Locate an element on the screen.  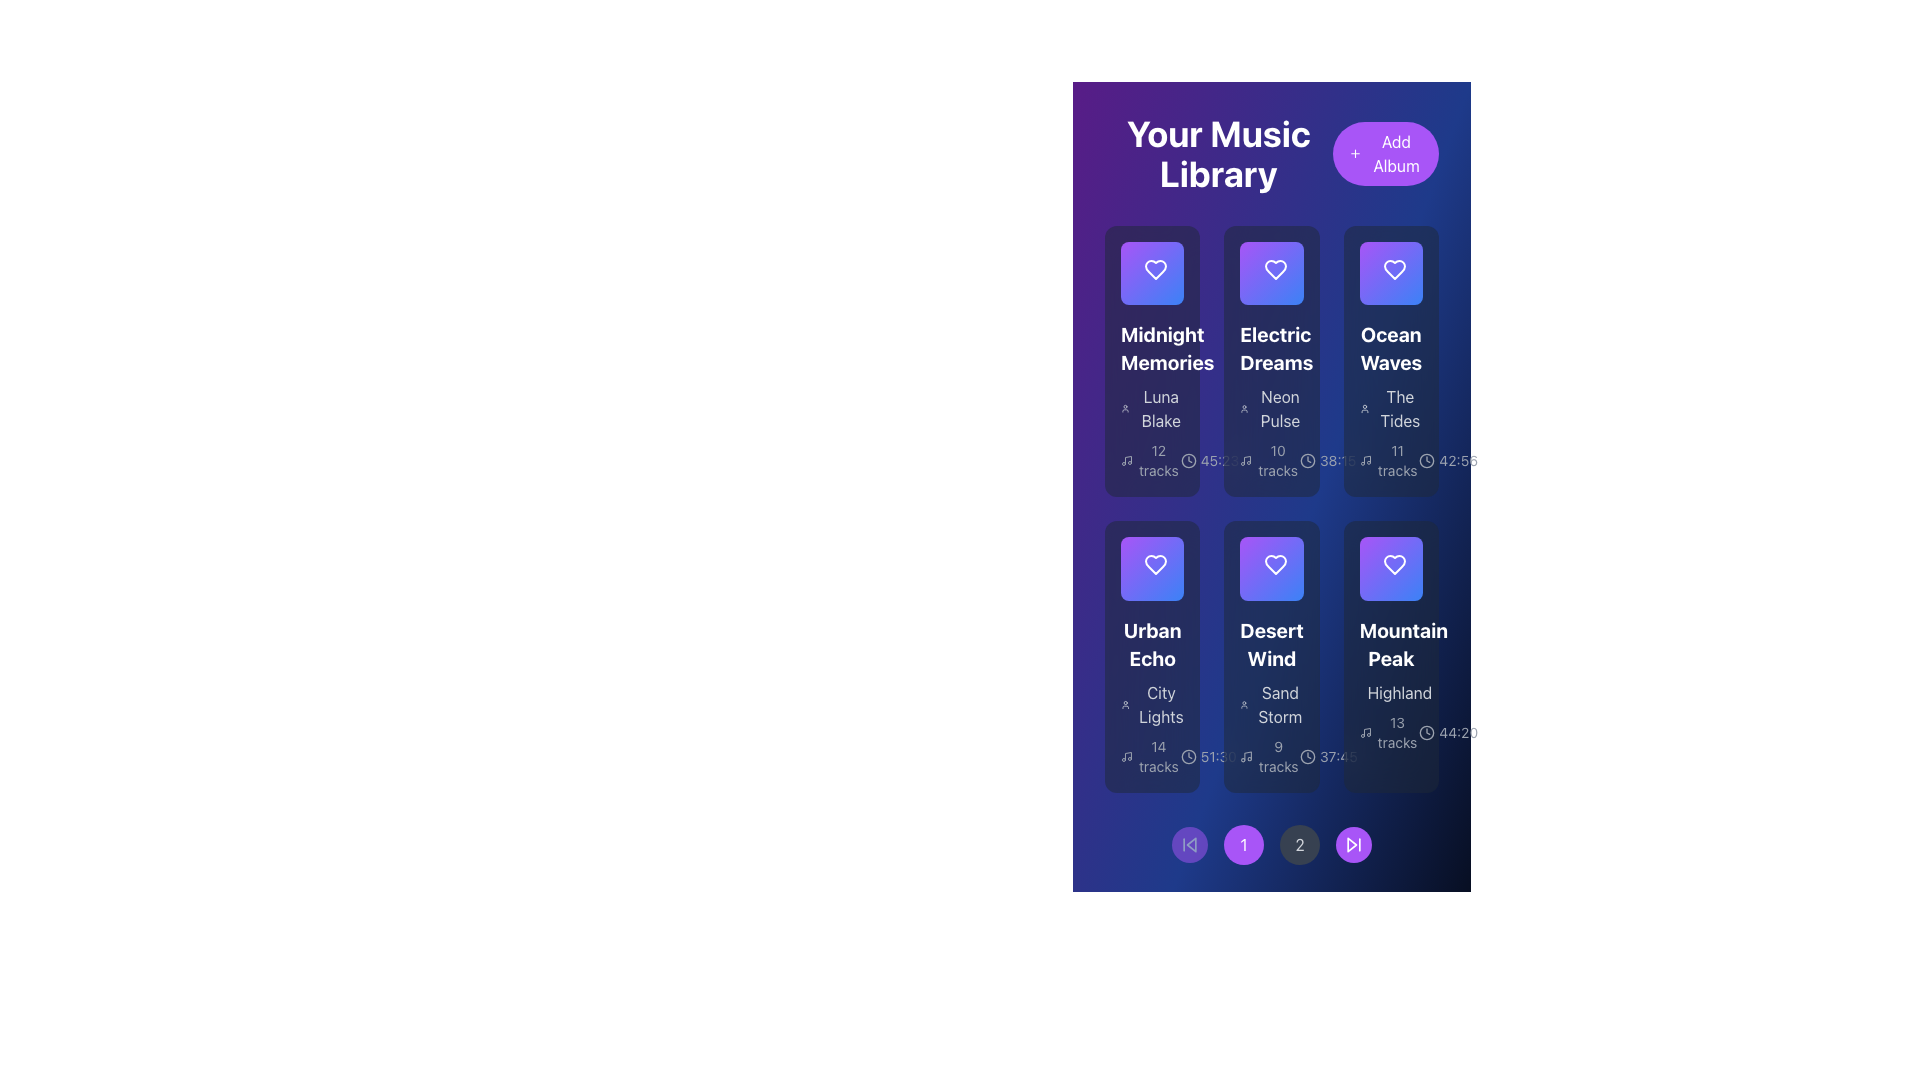
the circular white button centered in the 'Urban Echo' grid tile to initiate playback of the associated music album is located at coordinates (1152, 569).